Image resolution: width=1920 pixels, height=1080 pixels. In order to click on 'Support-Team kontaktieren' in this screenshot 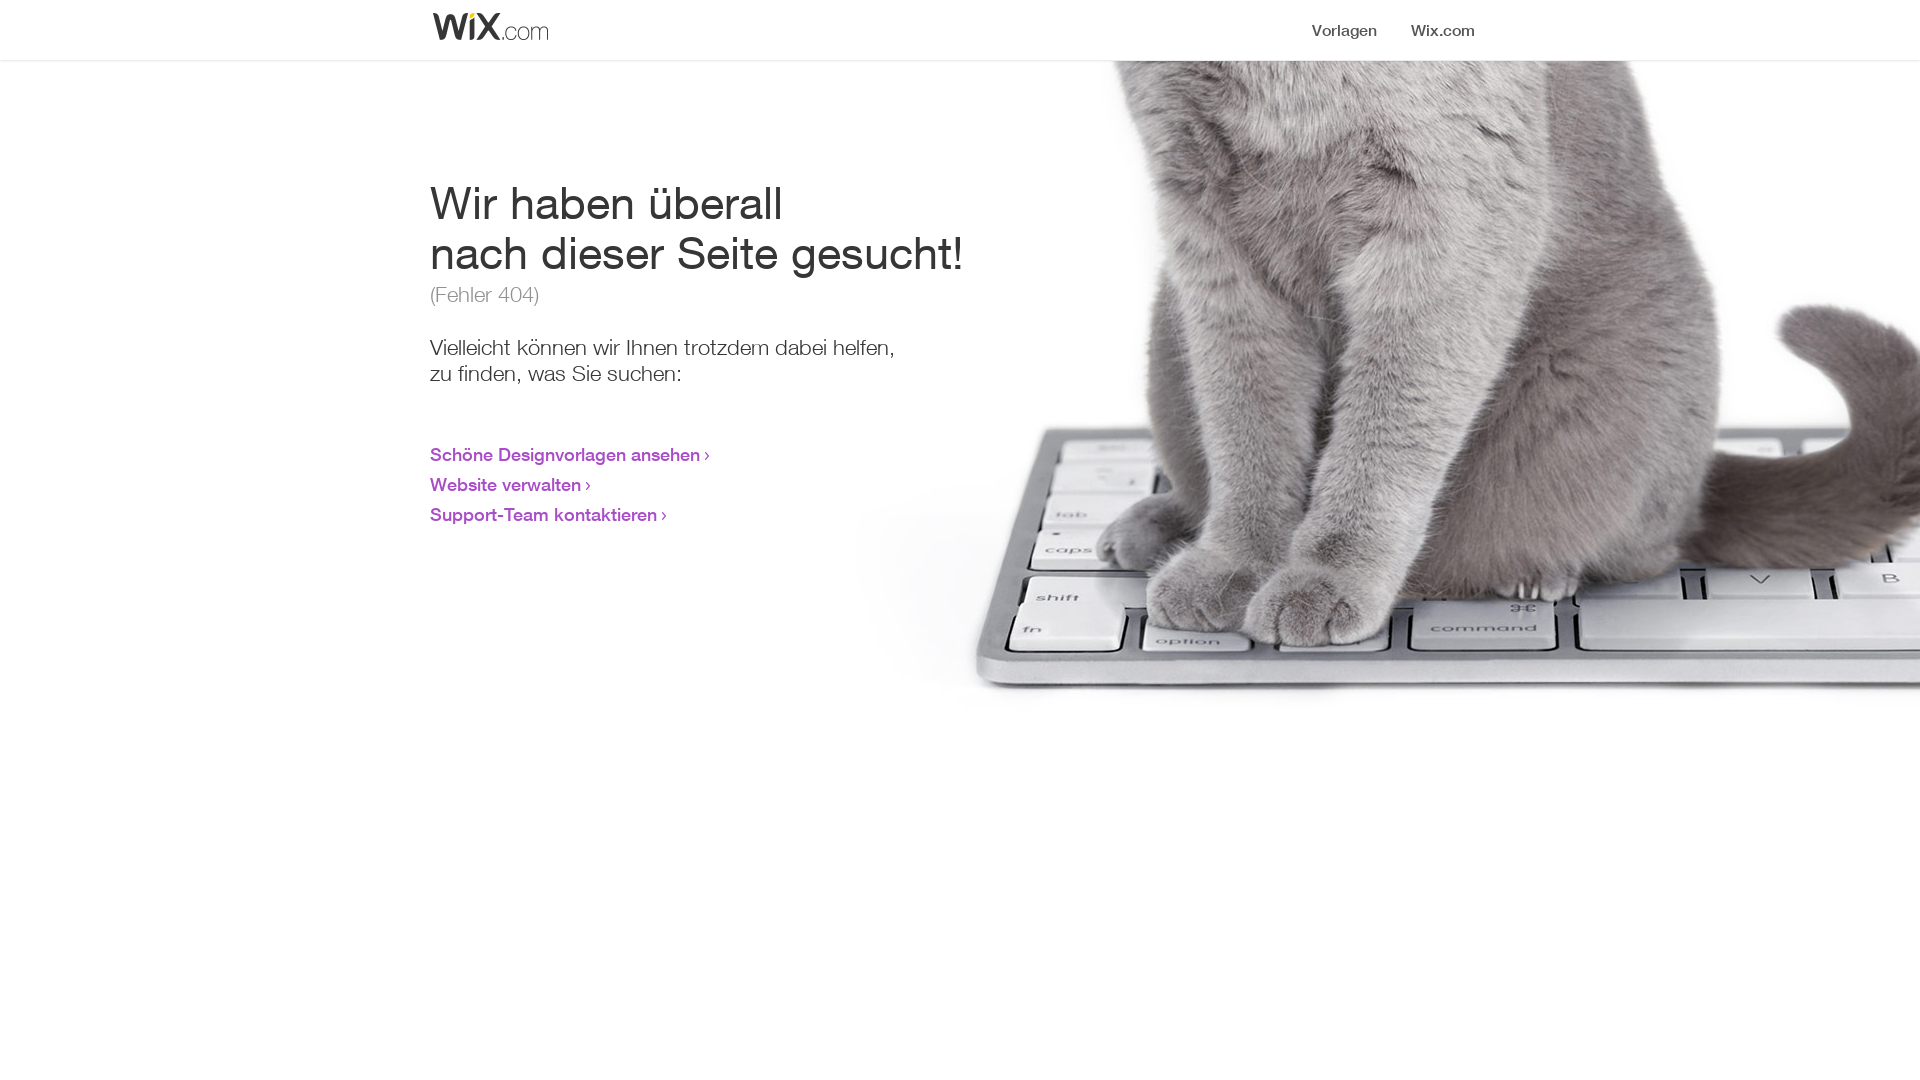, I will do `click(543, 512)`.